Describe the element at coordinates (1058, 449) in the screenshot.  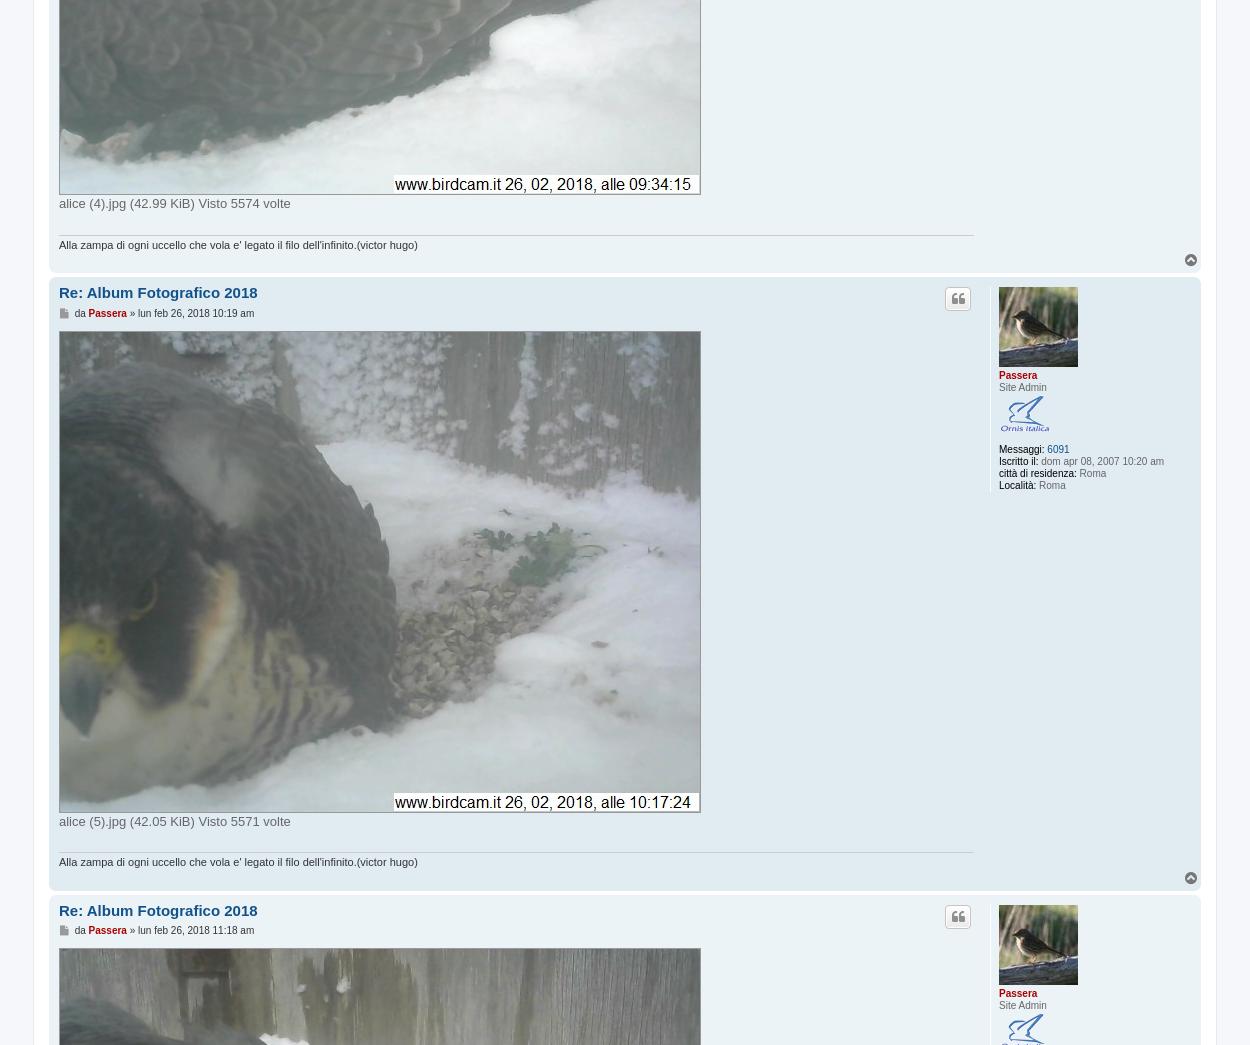
I see `'6091'` at that location.